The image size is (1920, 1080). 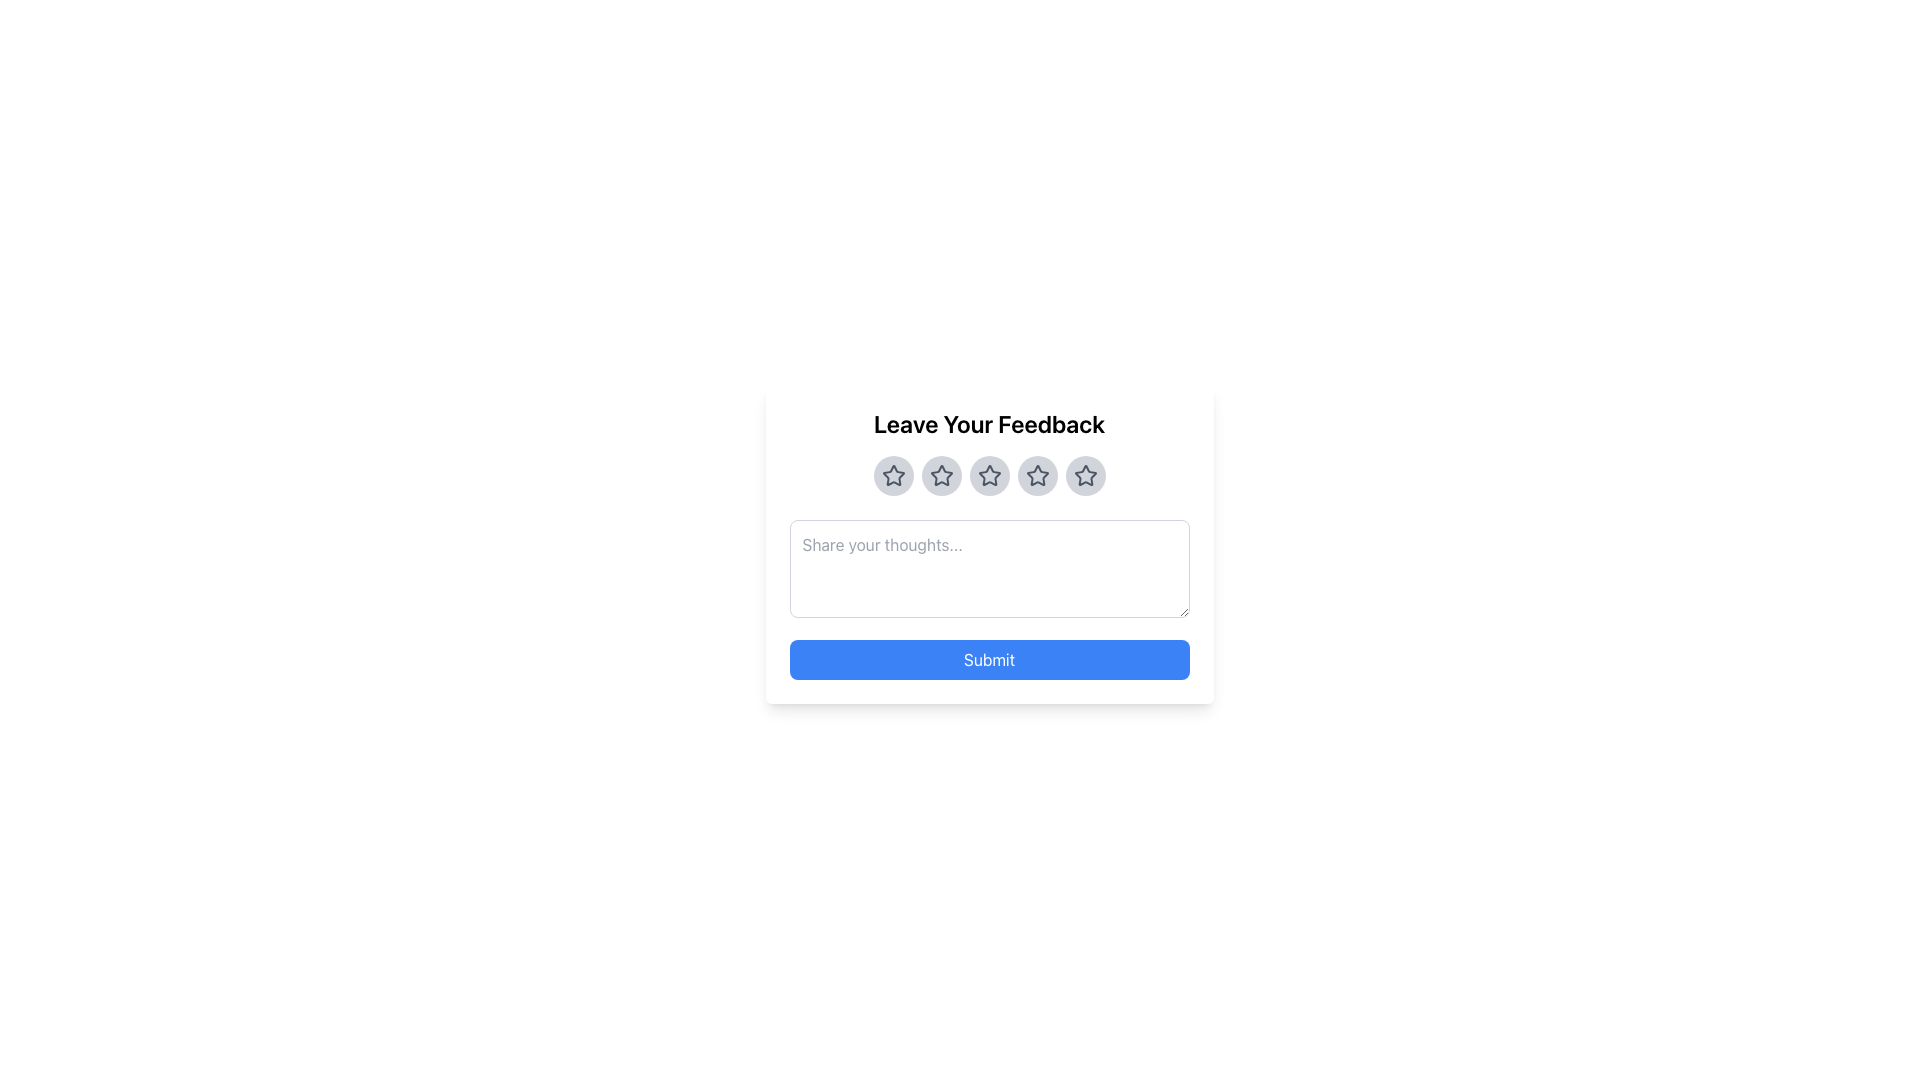 What do you see at coordinates (940, 475) in the screenshot?
I see `on the second star-shaped rating icon located below the 'Leave Your Feedback' text` at bounding box center [940, 475].